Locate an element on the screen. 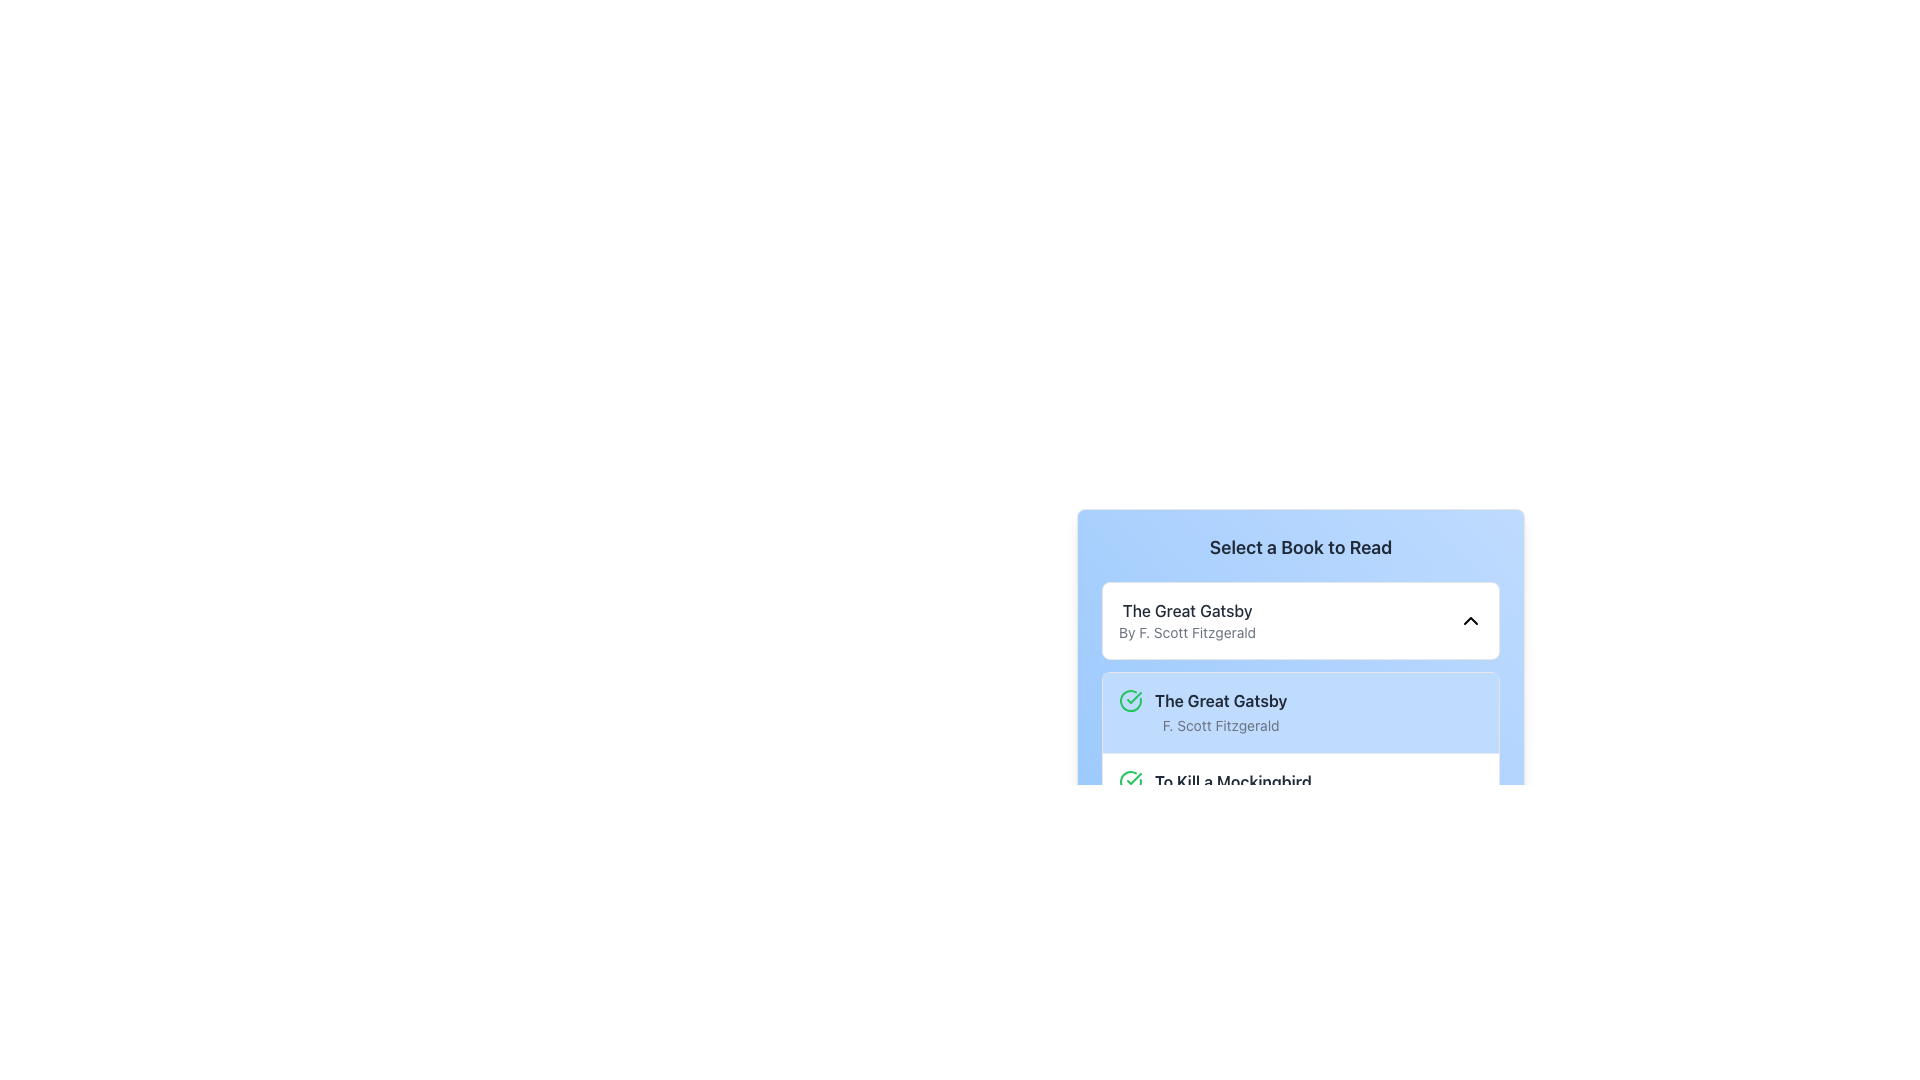 The width and height of the screenshot is (1920, 1080). the selectable list item for the book 'The Great Gatsby' by F. Scott Fitzgerald, which is the first item in a vertical list under the 'Select a Book to Read' dropdown is located at coordinates (1300, 712).